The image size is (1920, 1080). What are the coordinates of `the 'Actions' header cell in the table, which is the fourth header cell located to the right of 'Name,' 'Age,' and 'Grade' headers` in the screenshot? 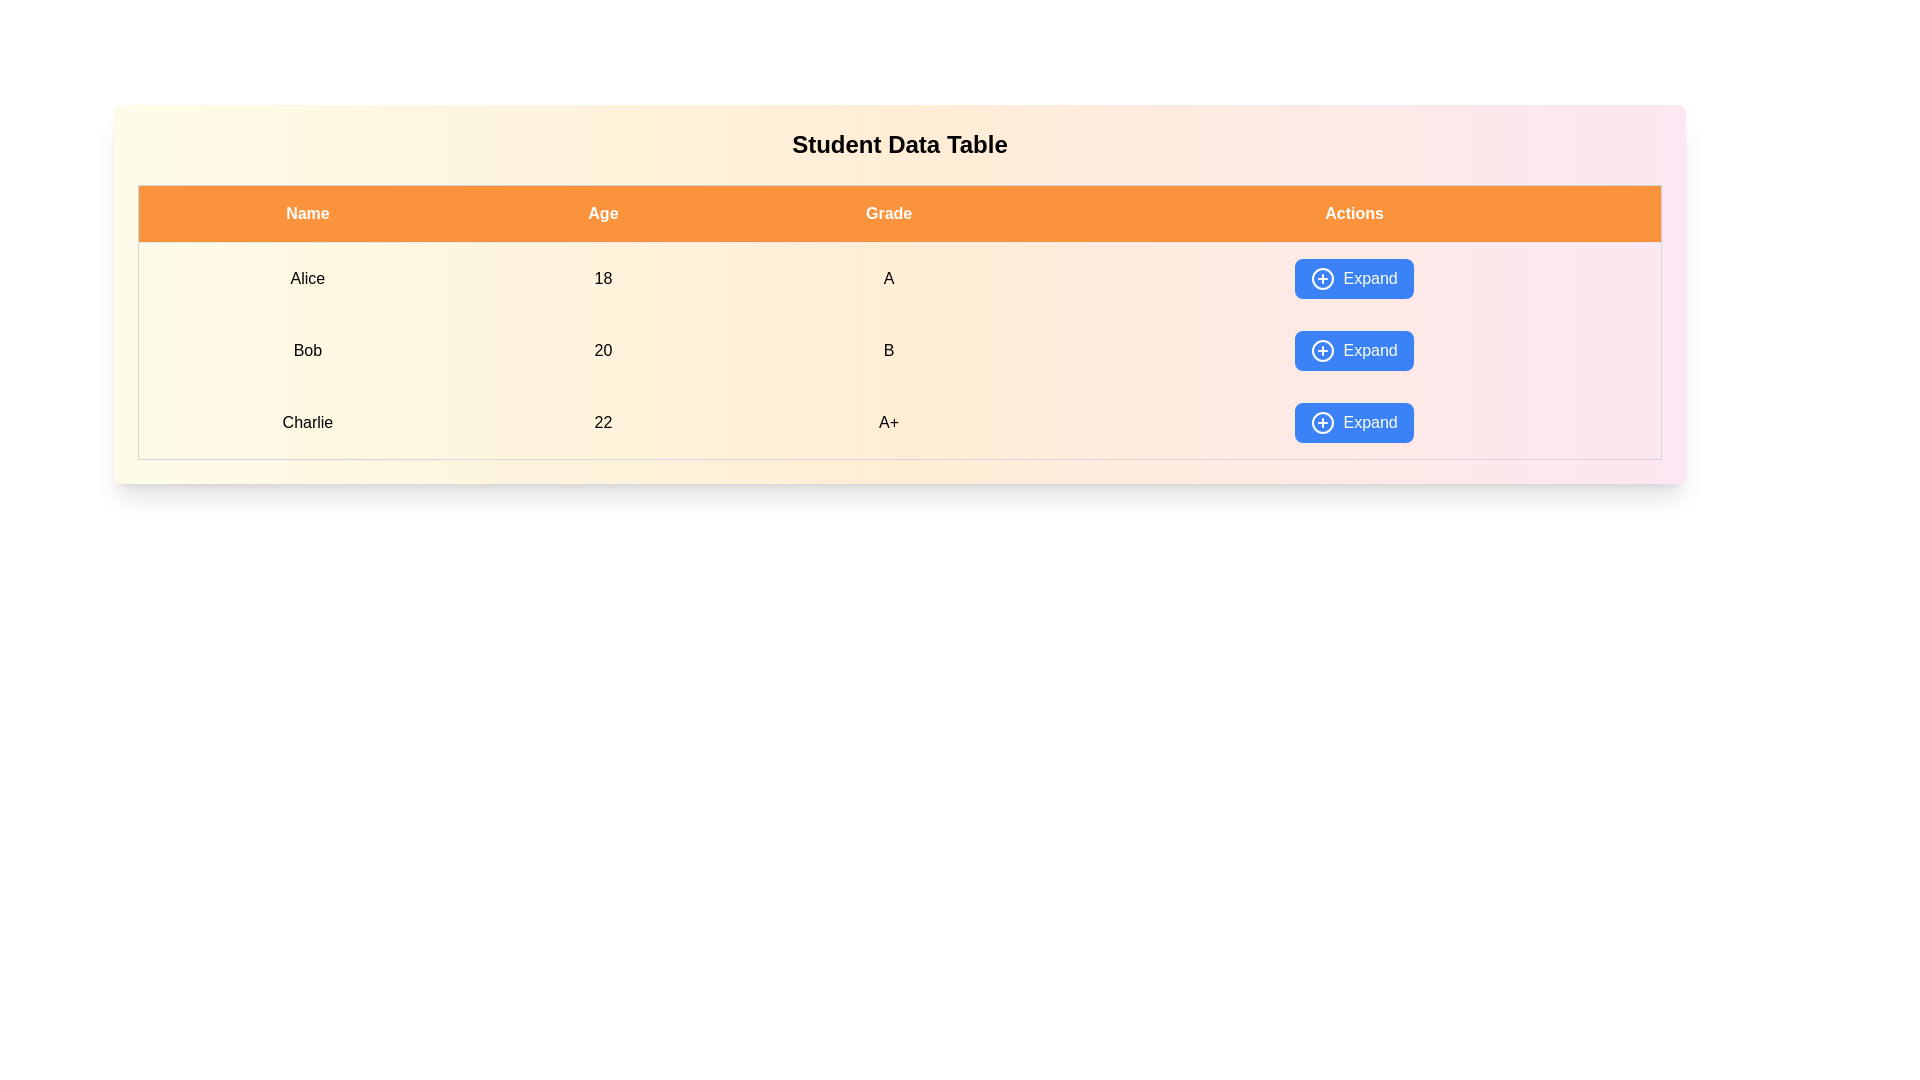 It's located at (1354, 213).